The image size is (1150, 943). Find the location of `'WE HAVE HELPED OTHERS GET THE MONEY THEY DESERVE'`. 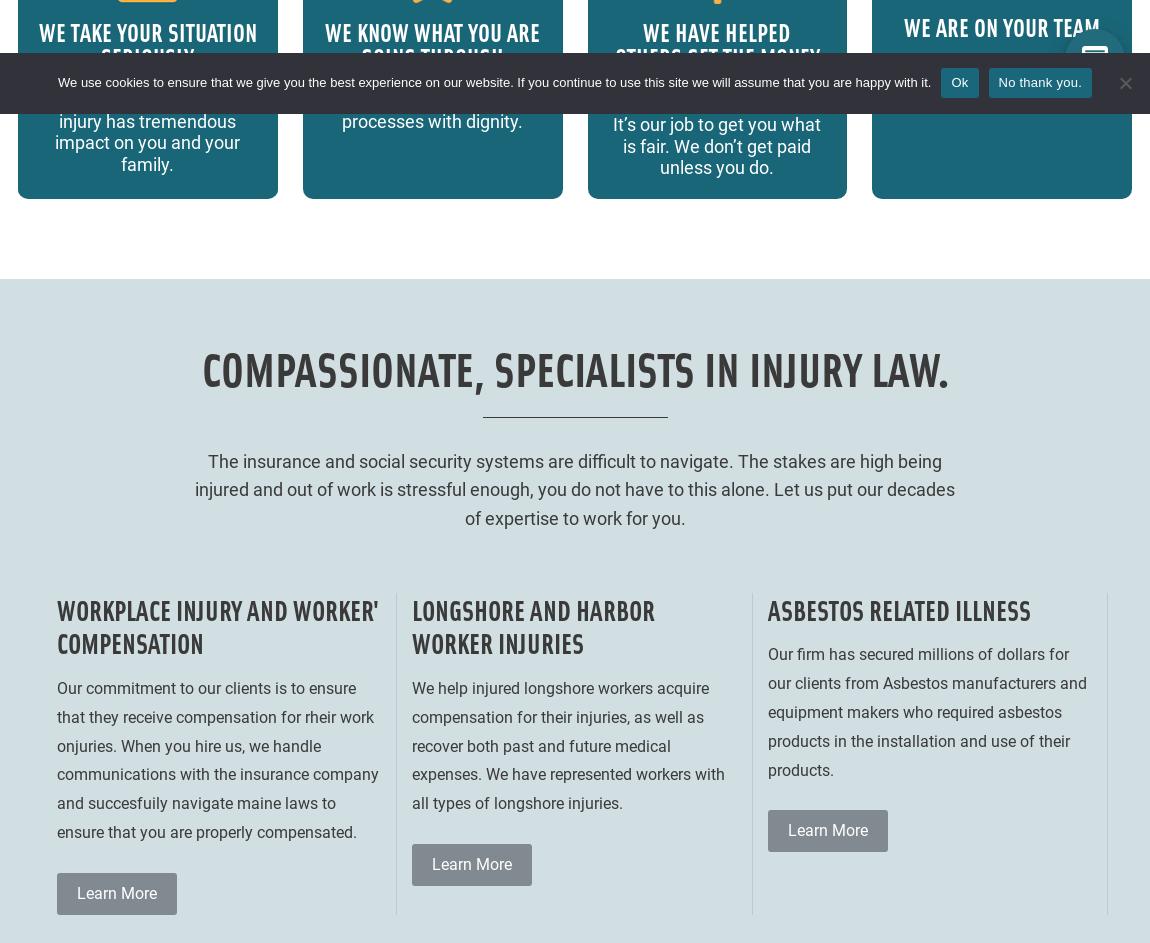

'WE HAVE HELPED OTHERS GET THE MONEY THEY DESERVE' is located at coordinates (715, 55).